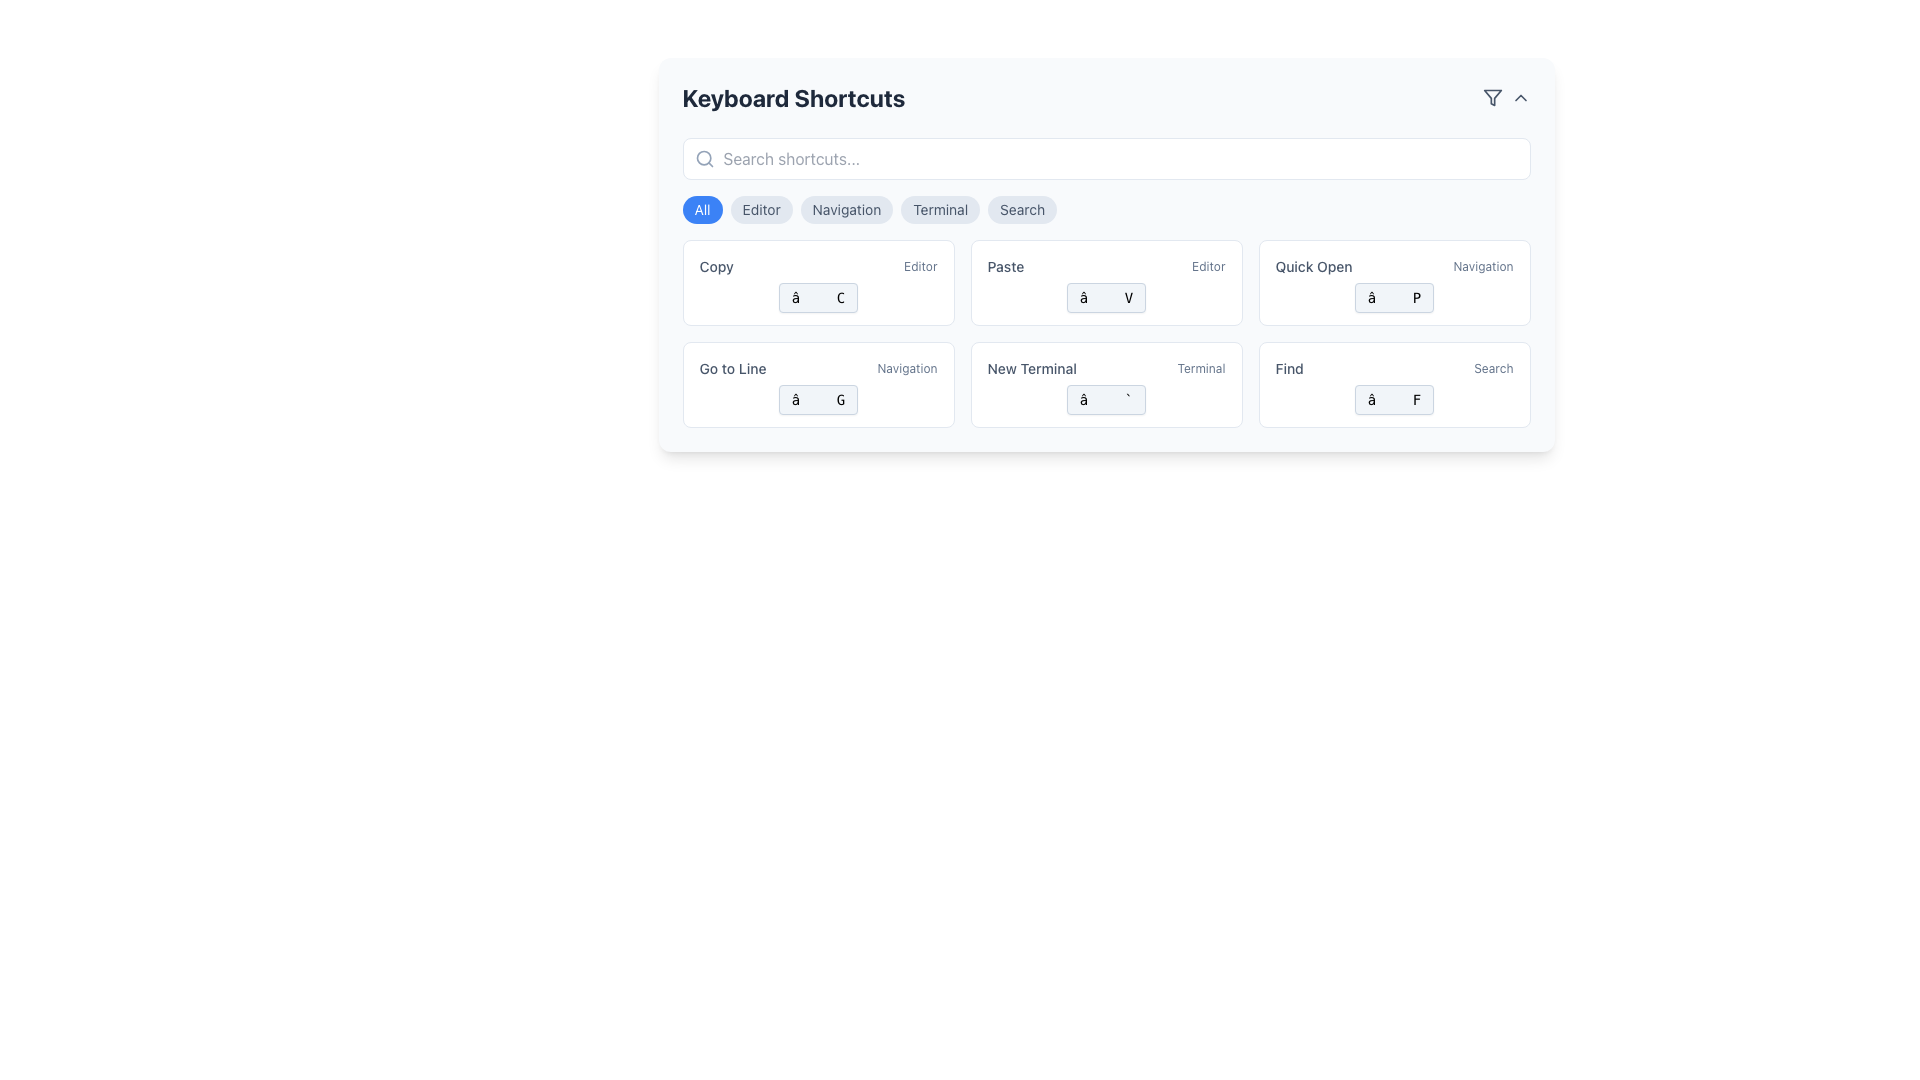 This screenshot has width=1920, height=1080. I want to click on the static text label that reads 'Go to Line', which is styled with a medium-sized, grey font and is positioned in the second row of keyboard shortcut entries, so click(732, 369).